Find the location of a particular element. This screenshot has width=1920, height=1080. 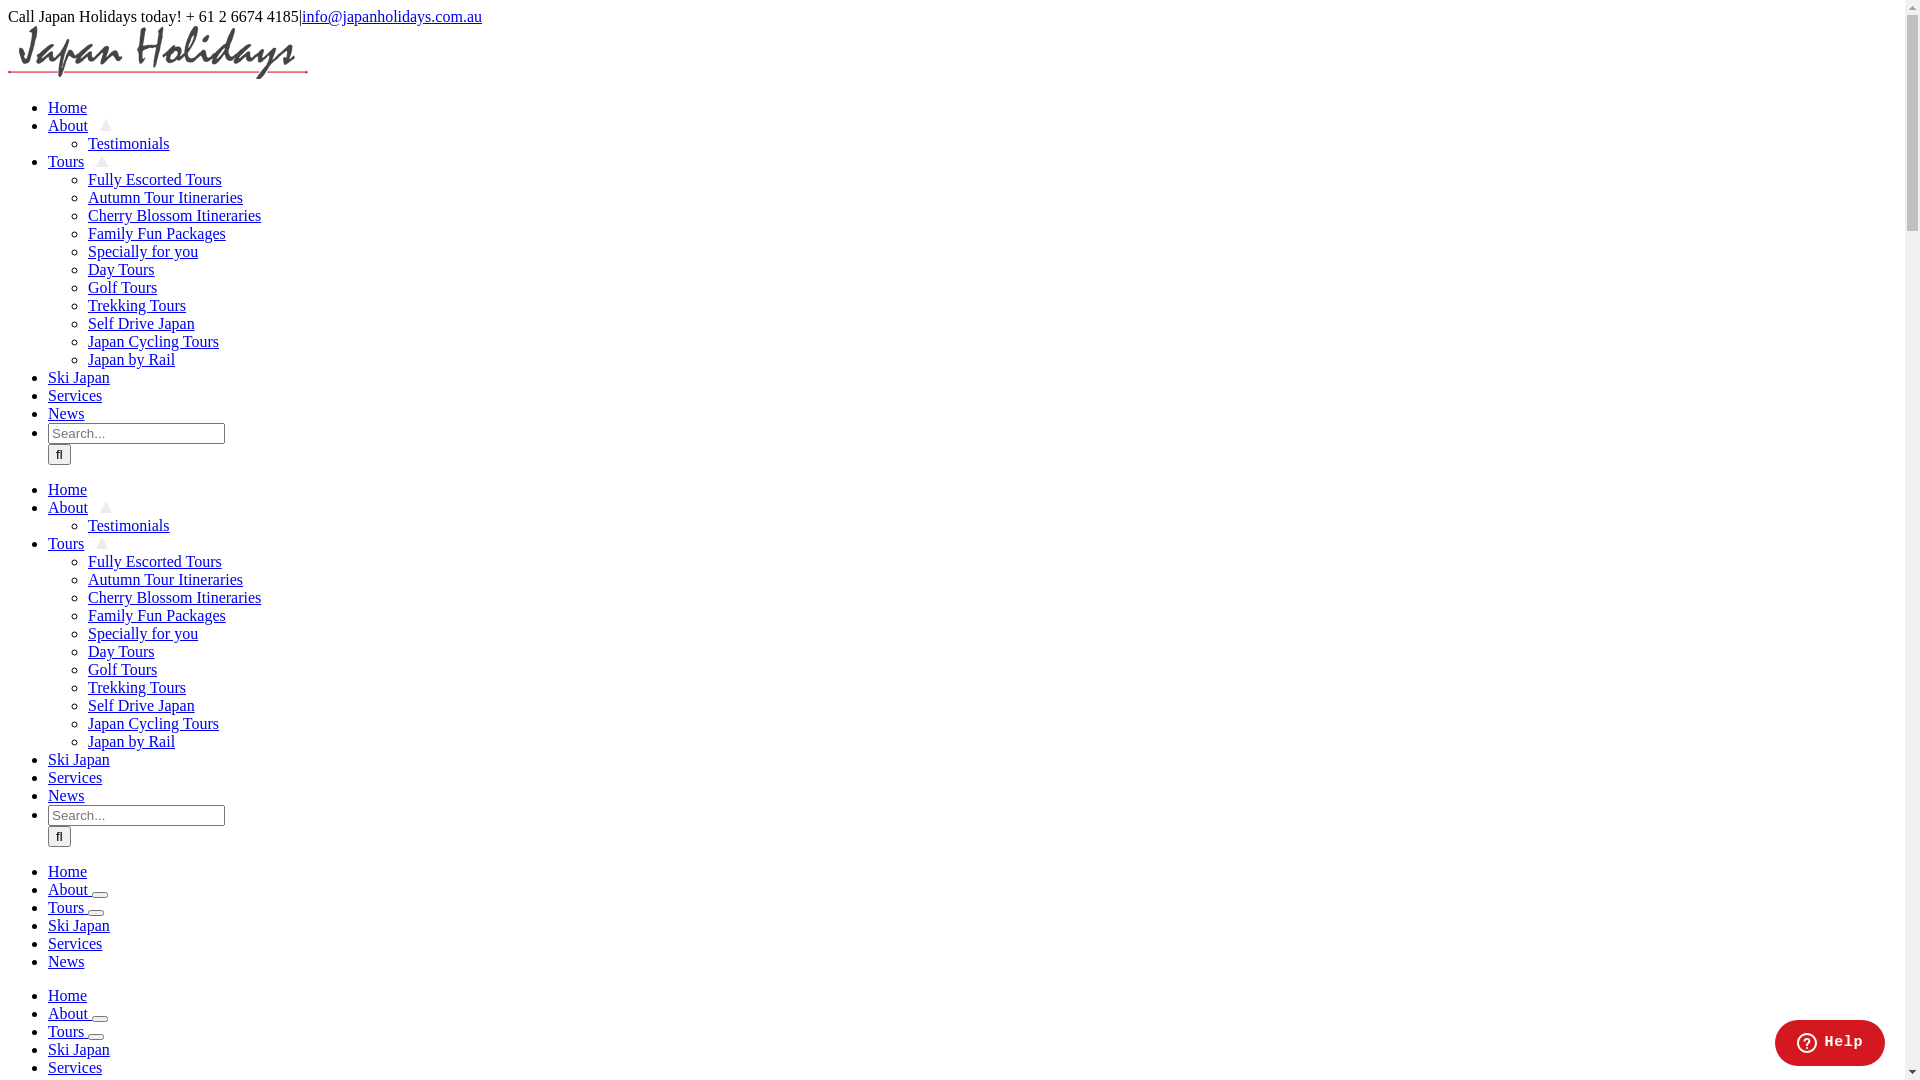

'Services' is located at coordinates (75, 1066).